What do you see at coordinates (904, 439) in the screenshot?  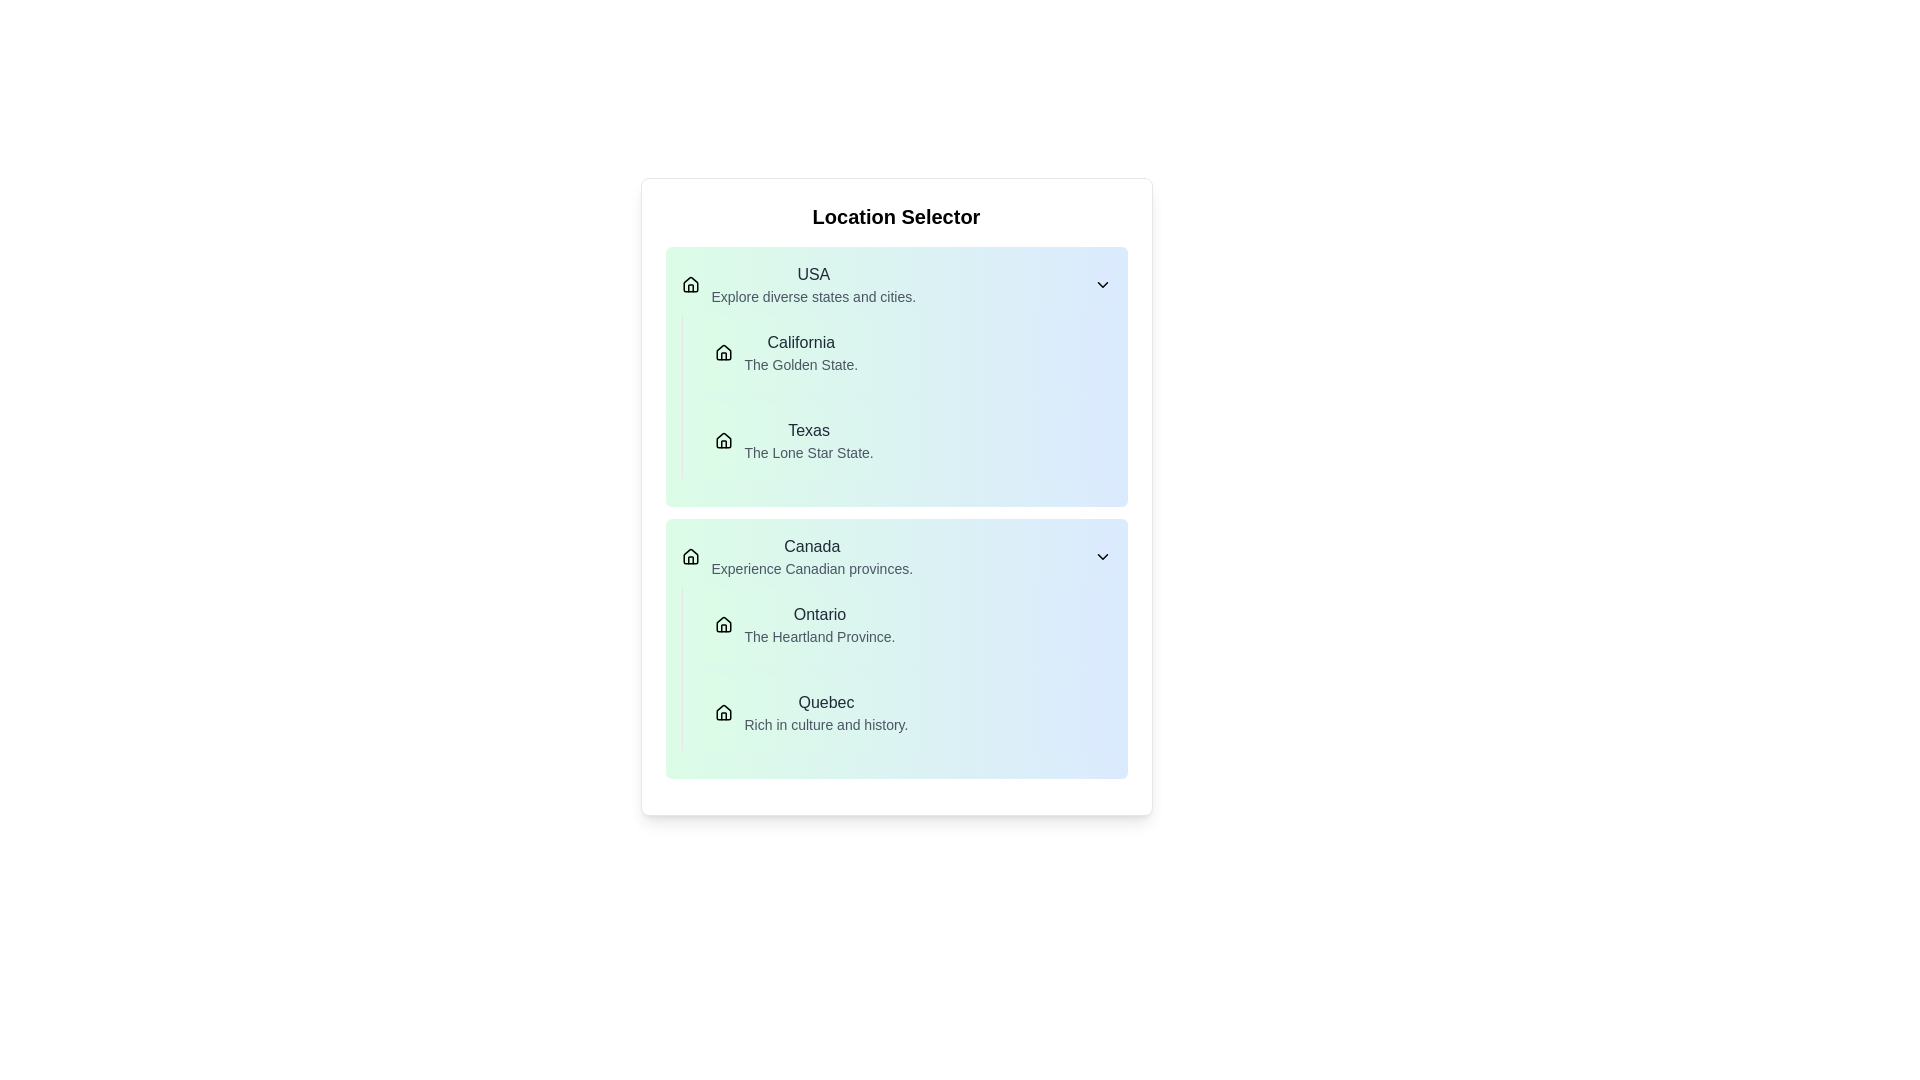 I see `the Informational card titled 'Texas'` at bounding box center [904, 439].